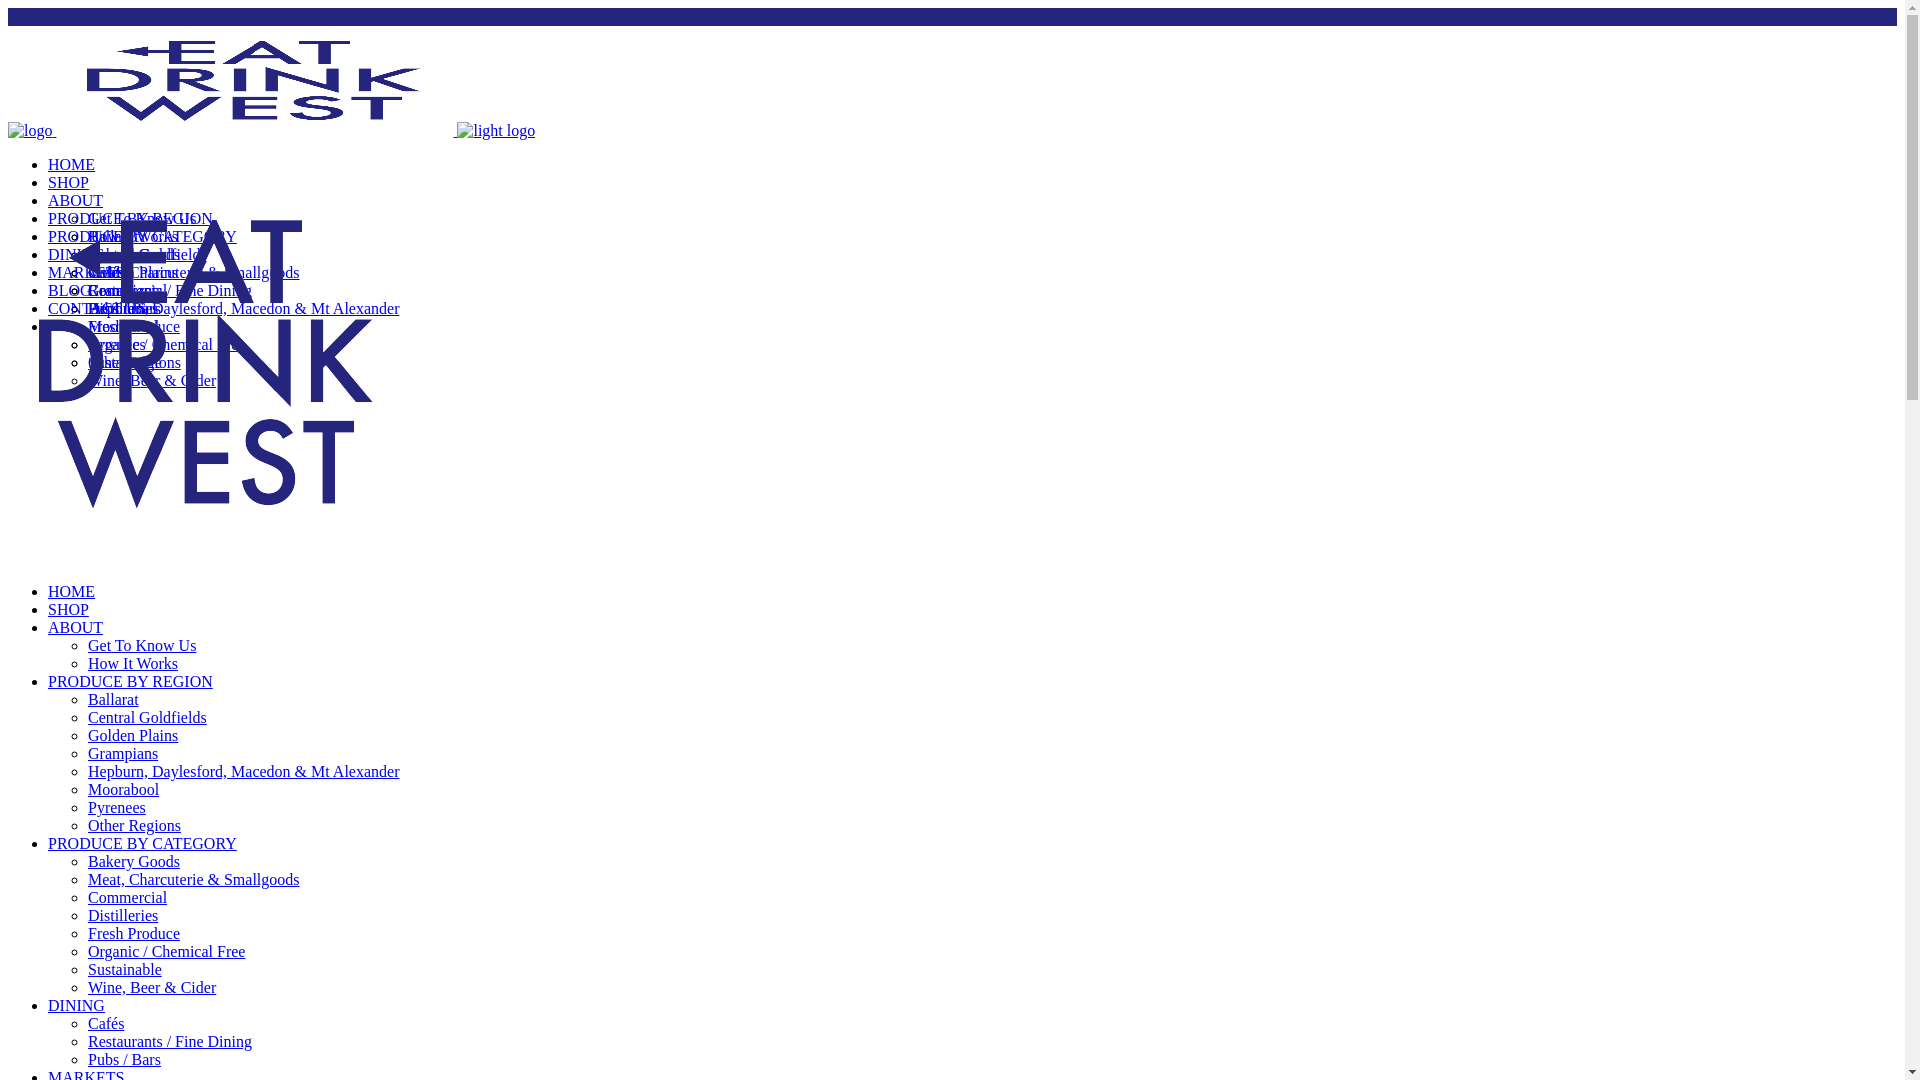  I want to click on 'PRODUCE BY REGION', so click(129, 218).